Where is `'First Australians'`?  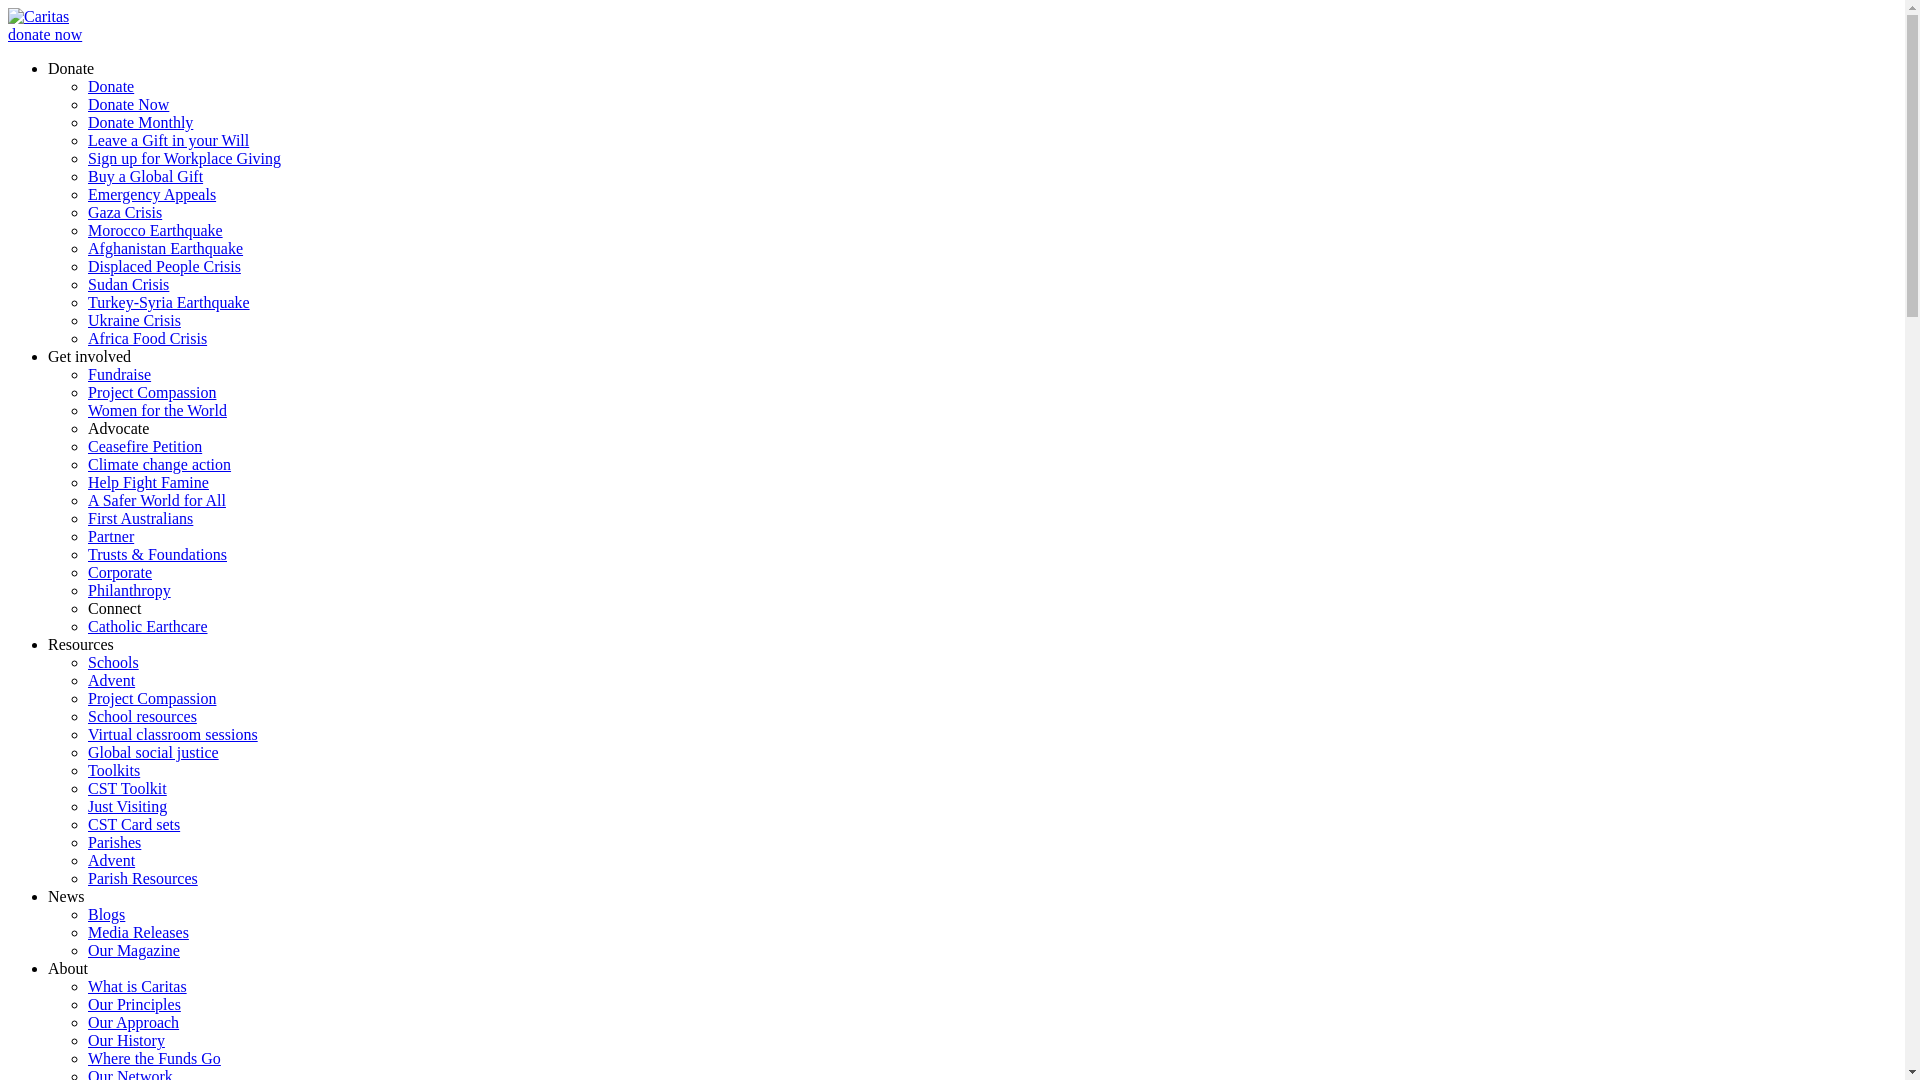
'First Australians' is located at coordinates (139, 517).